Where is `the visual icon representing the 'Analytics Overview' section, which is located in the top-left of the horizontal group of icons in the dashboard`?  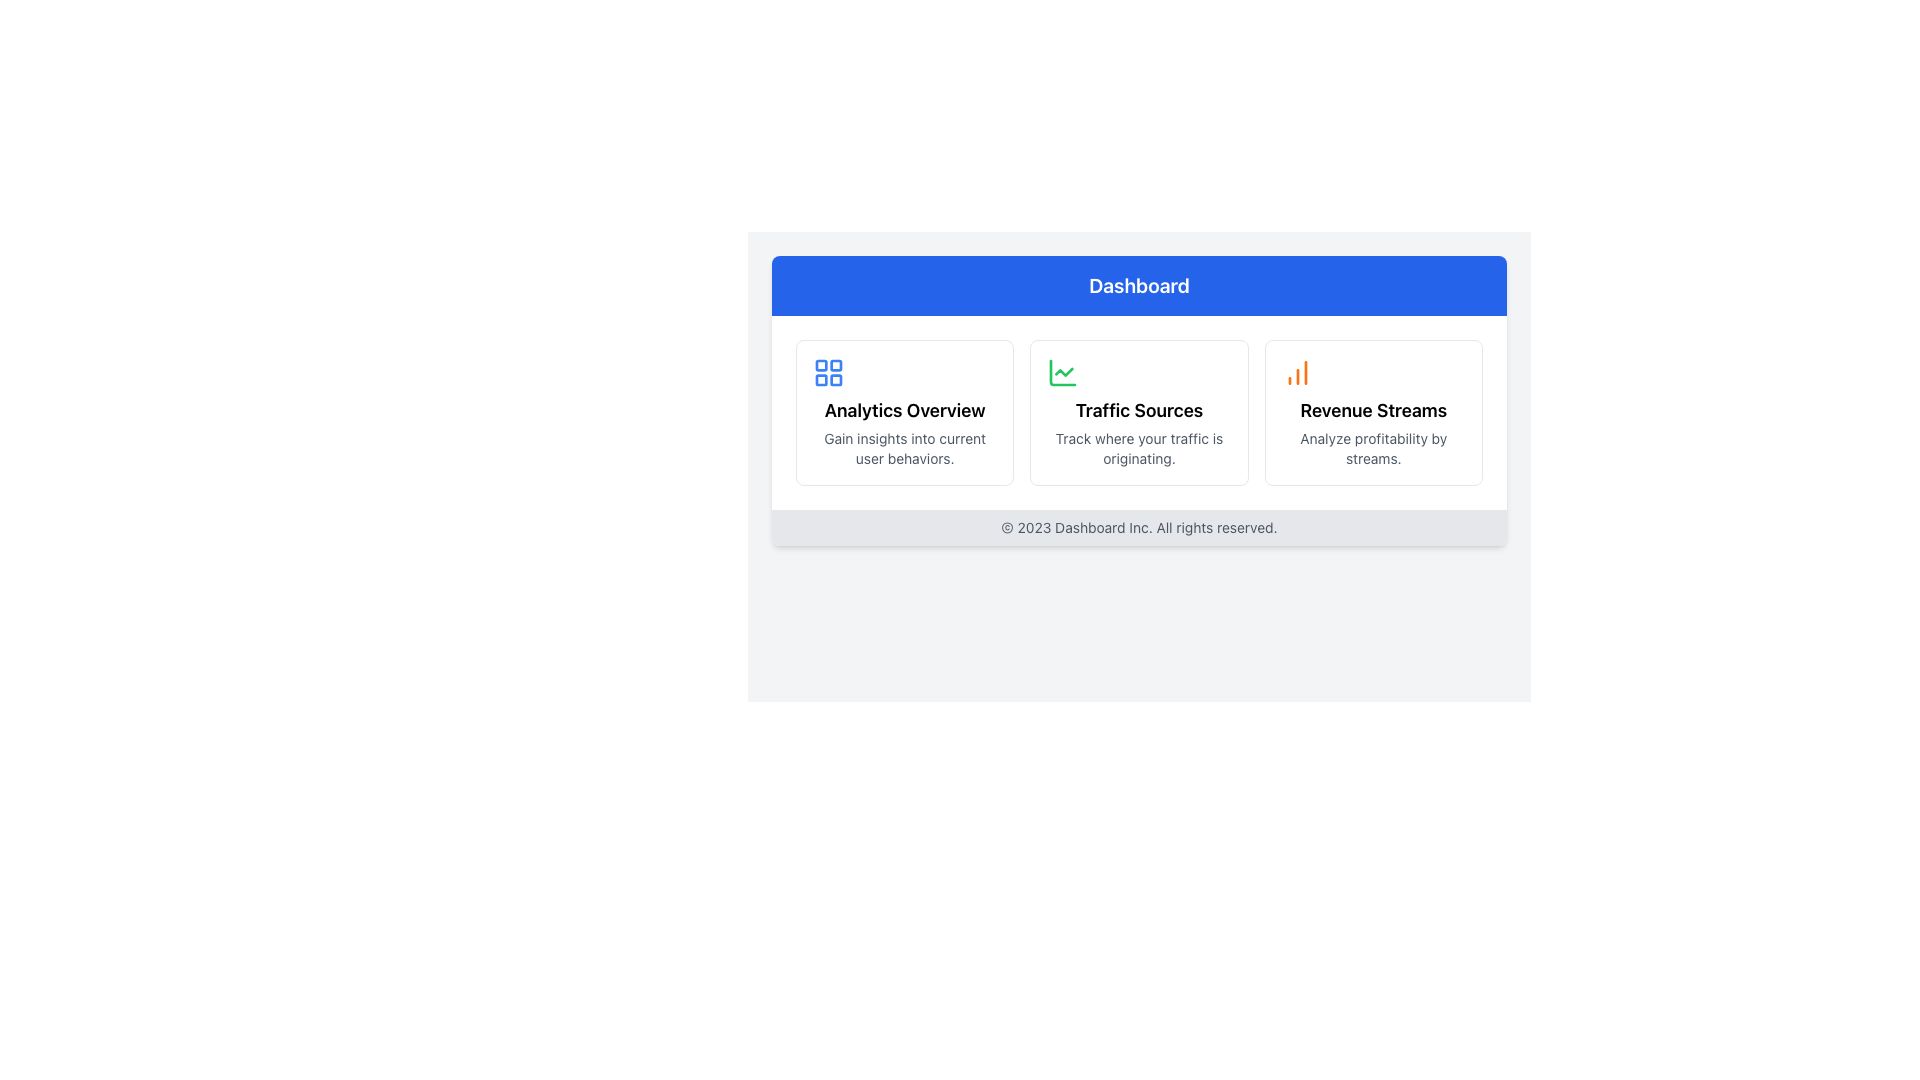 the visual icon representing the 'Analytics Overview' section, which is located in the top-left of the horizontal group of icons in the dashboard is located at coordinates (829, 373).